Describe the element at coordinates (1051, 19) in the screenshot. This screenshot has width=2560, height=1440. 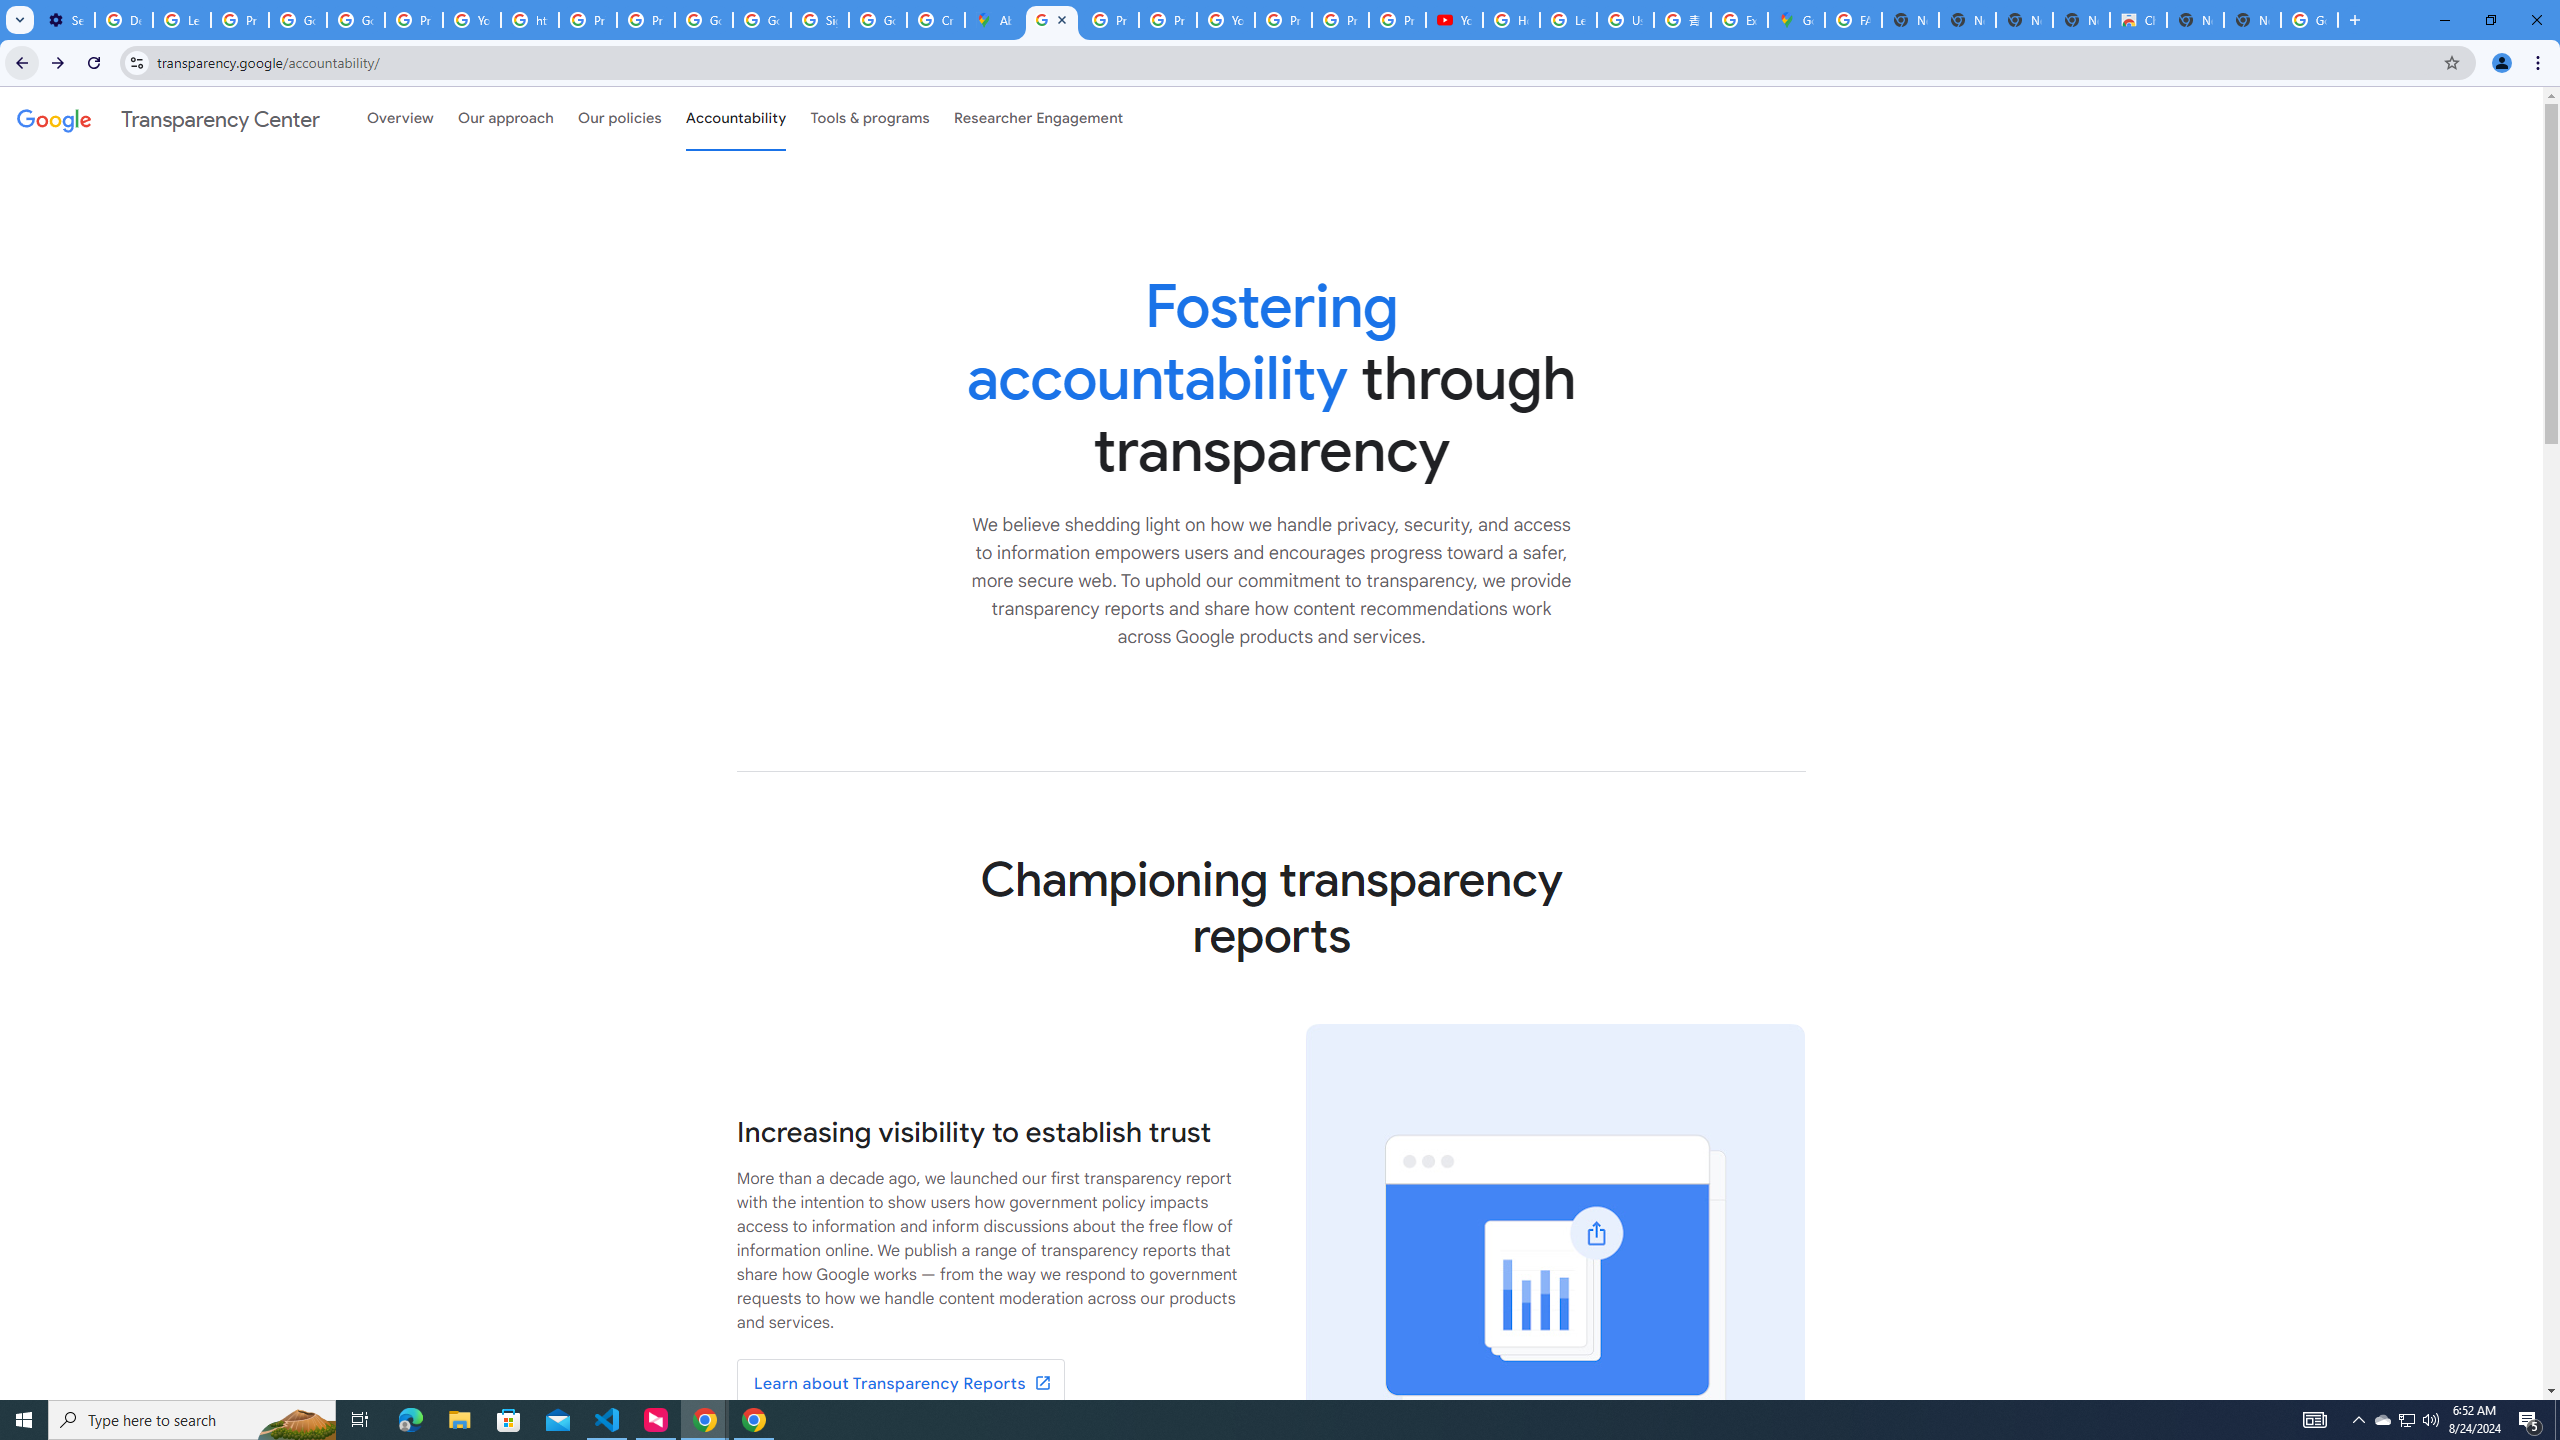
I see `'Policy Accountability and Transparency - Transparency Center'` at that location.